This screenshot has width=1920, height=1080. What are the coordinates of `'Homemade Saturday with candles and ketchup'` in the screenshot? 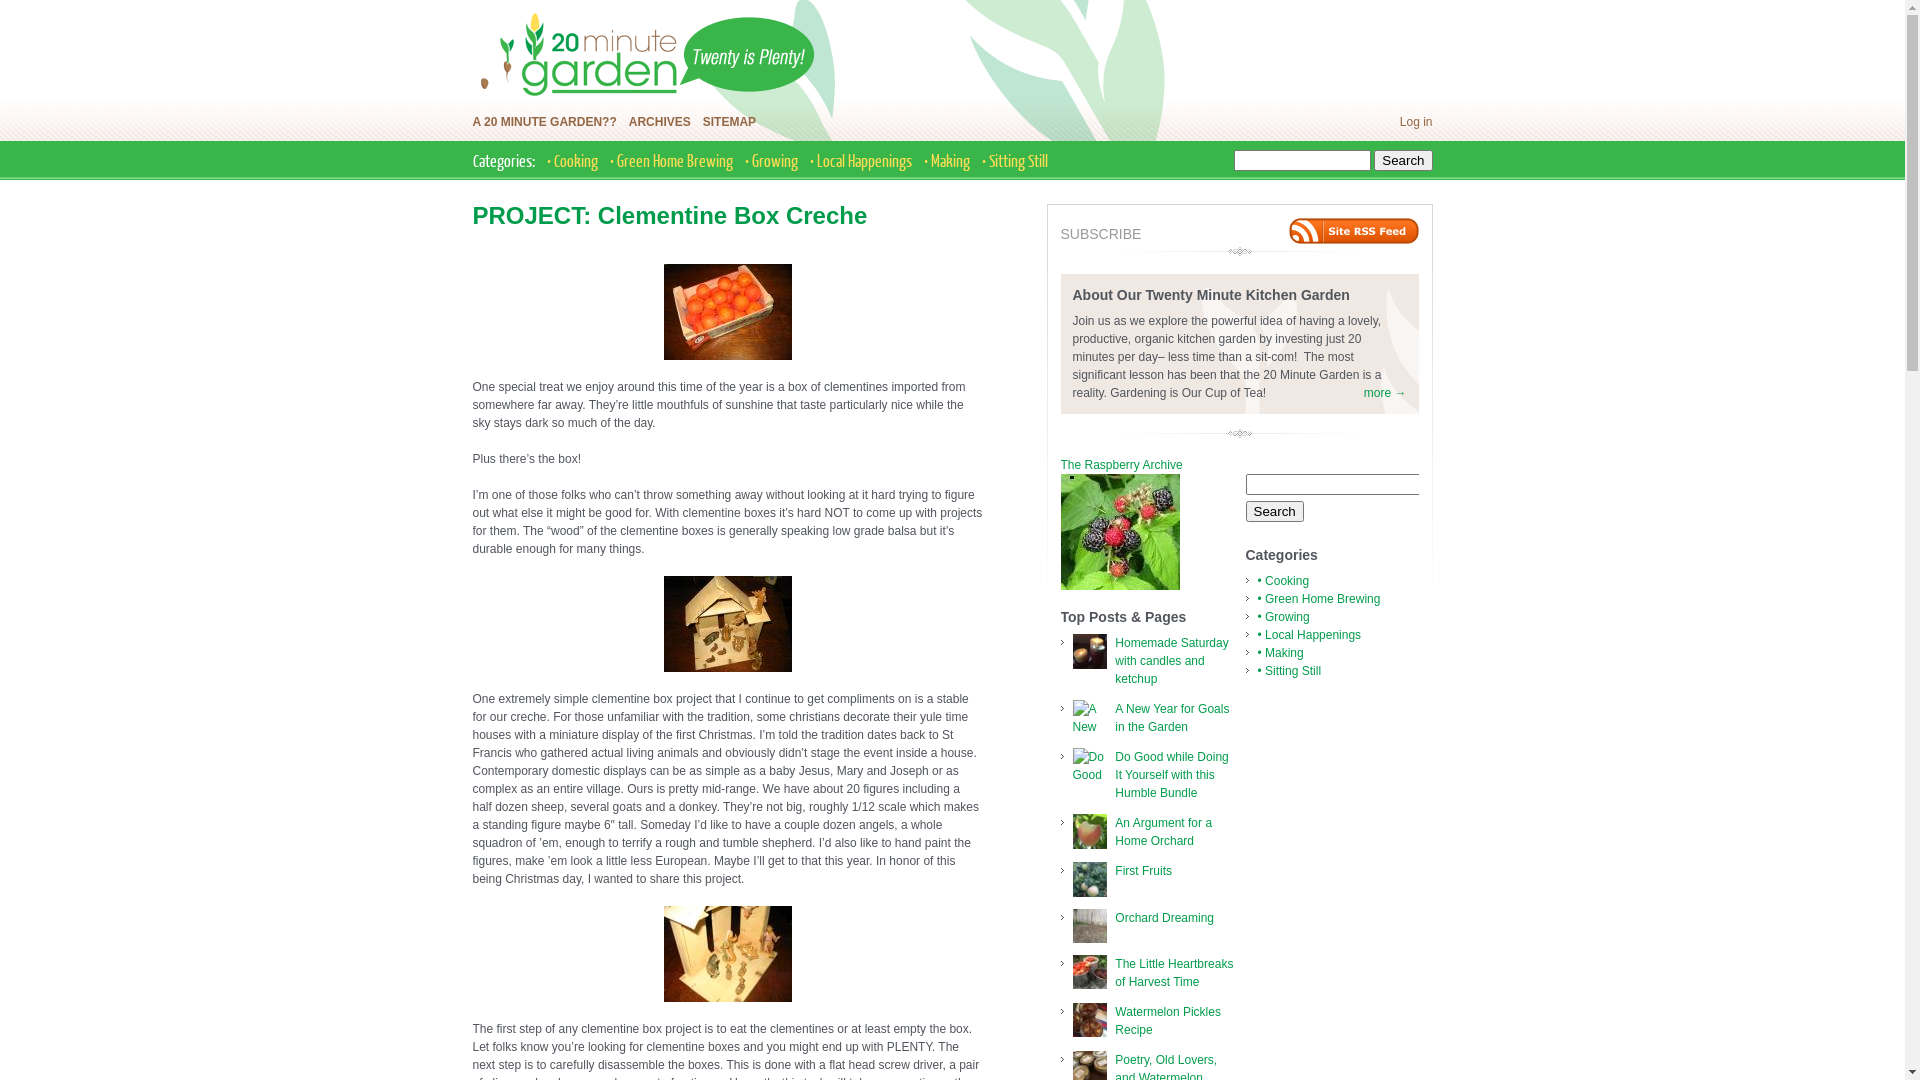 It's located at (1171, 660).